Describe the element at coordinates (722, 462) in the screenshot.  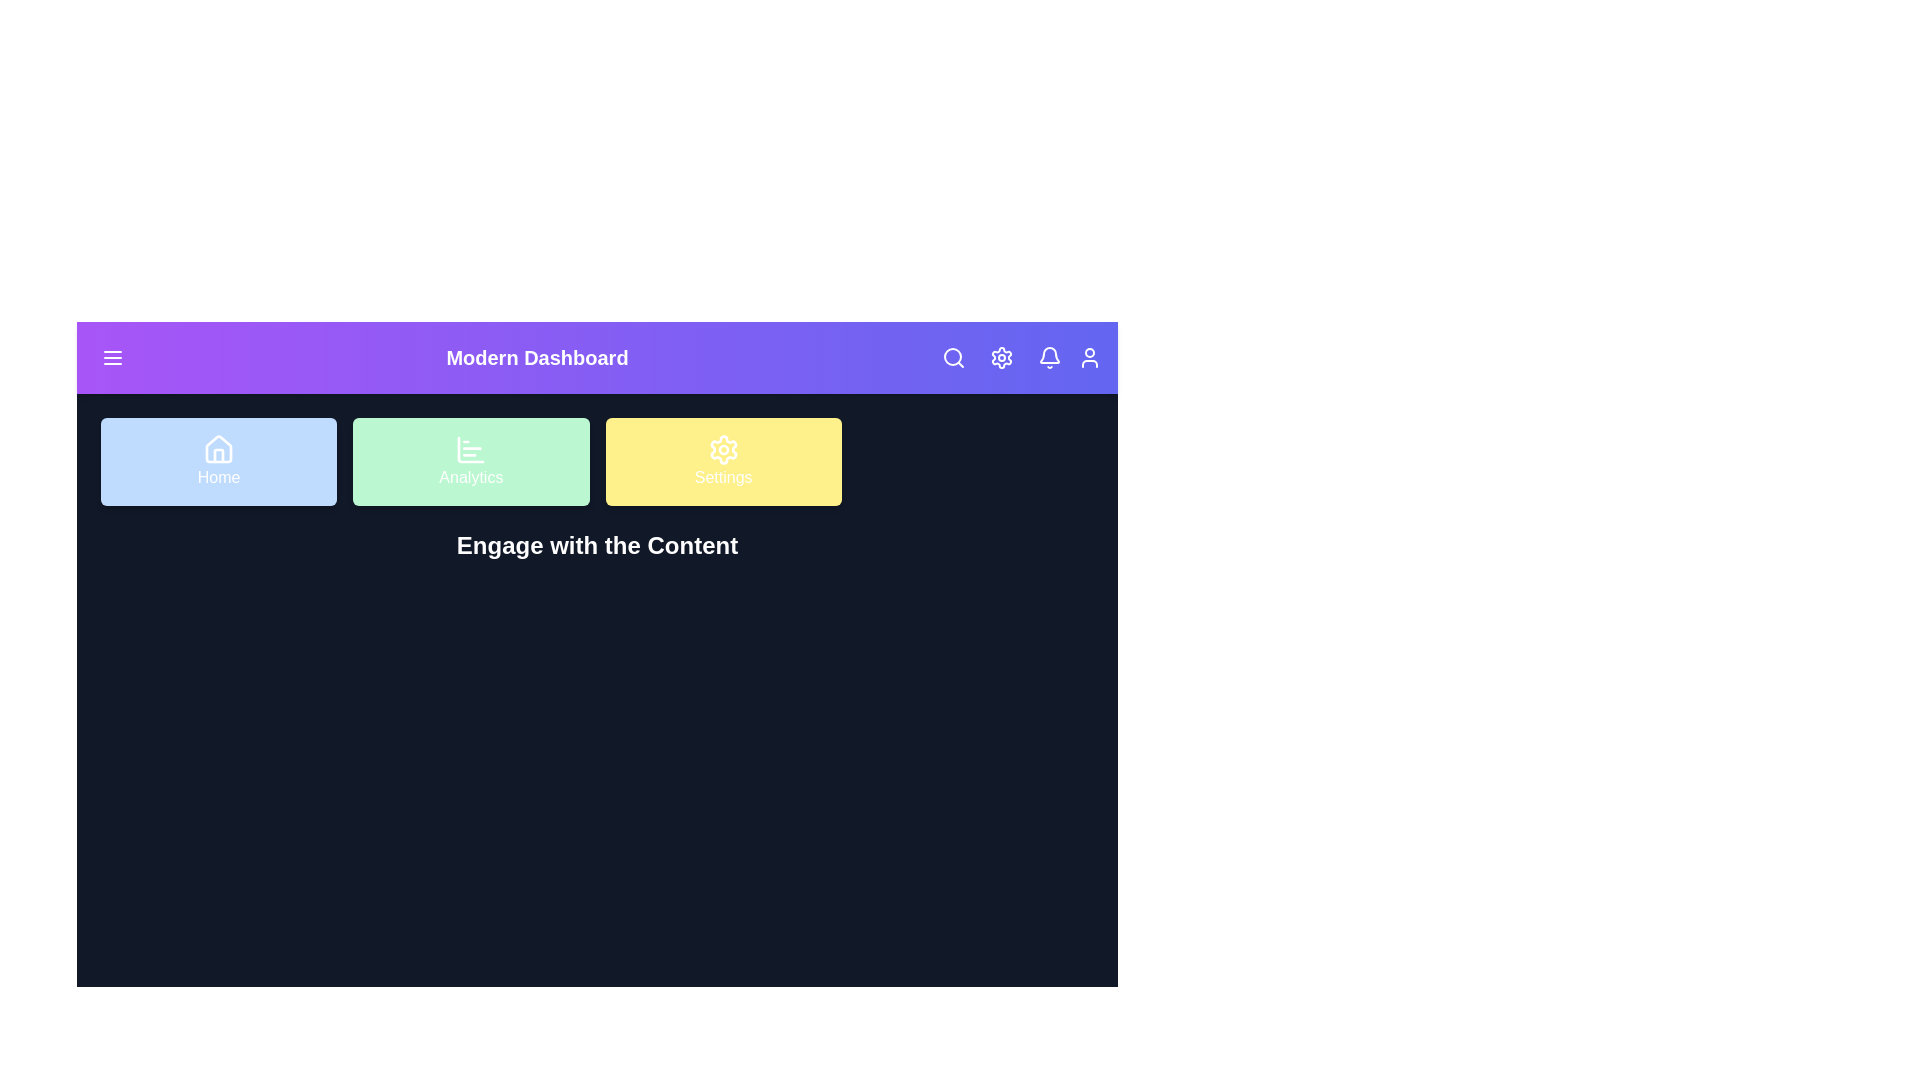
I see `the Settings button in the navigation grid` at that location.